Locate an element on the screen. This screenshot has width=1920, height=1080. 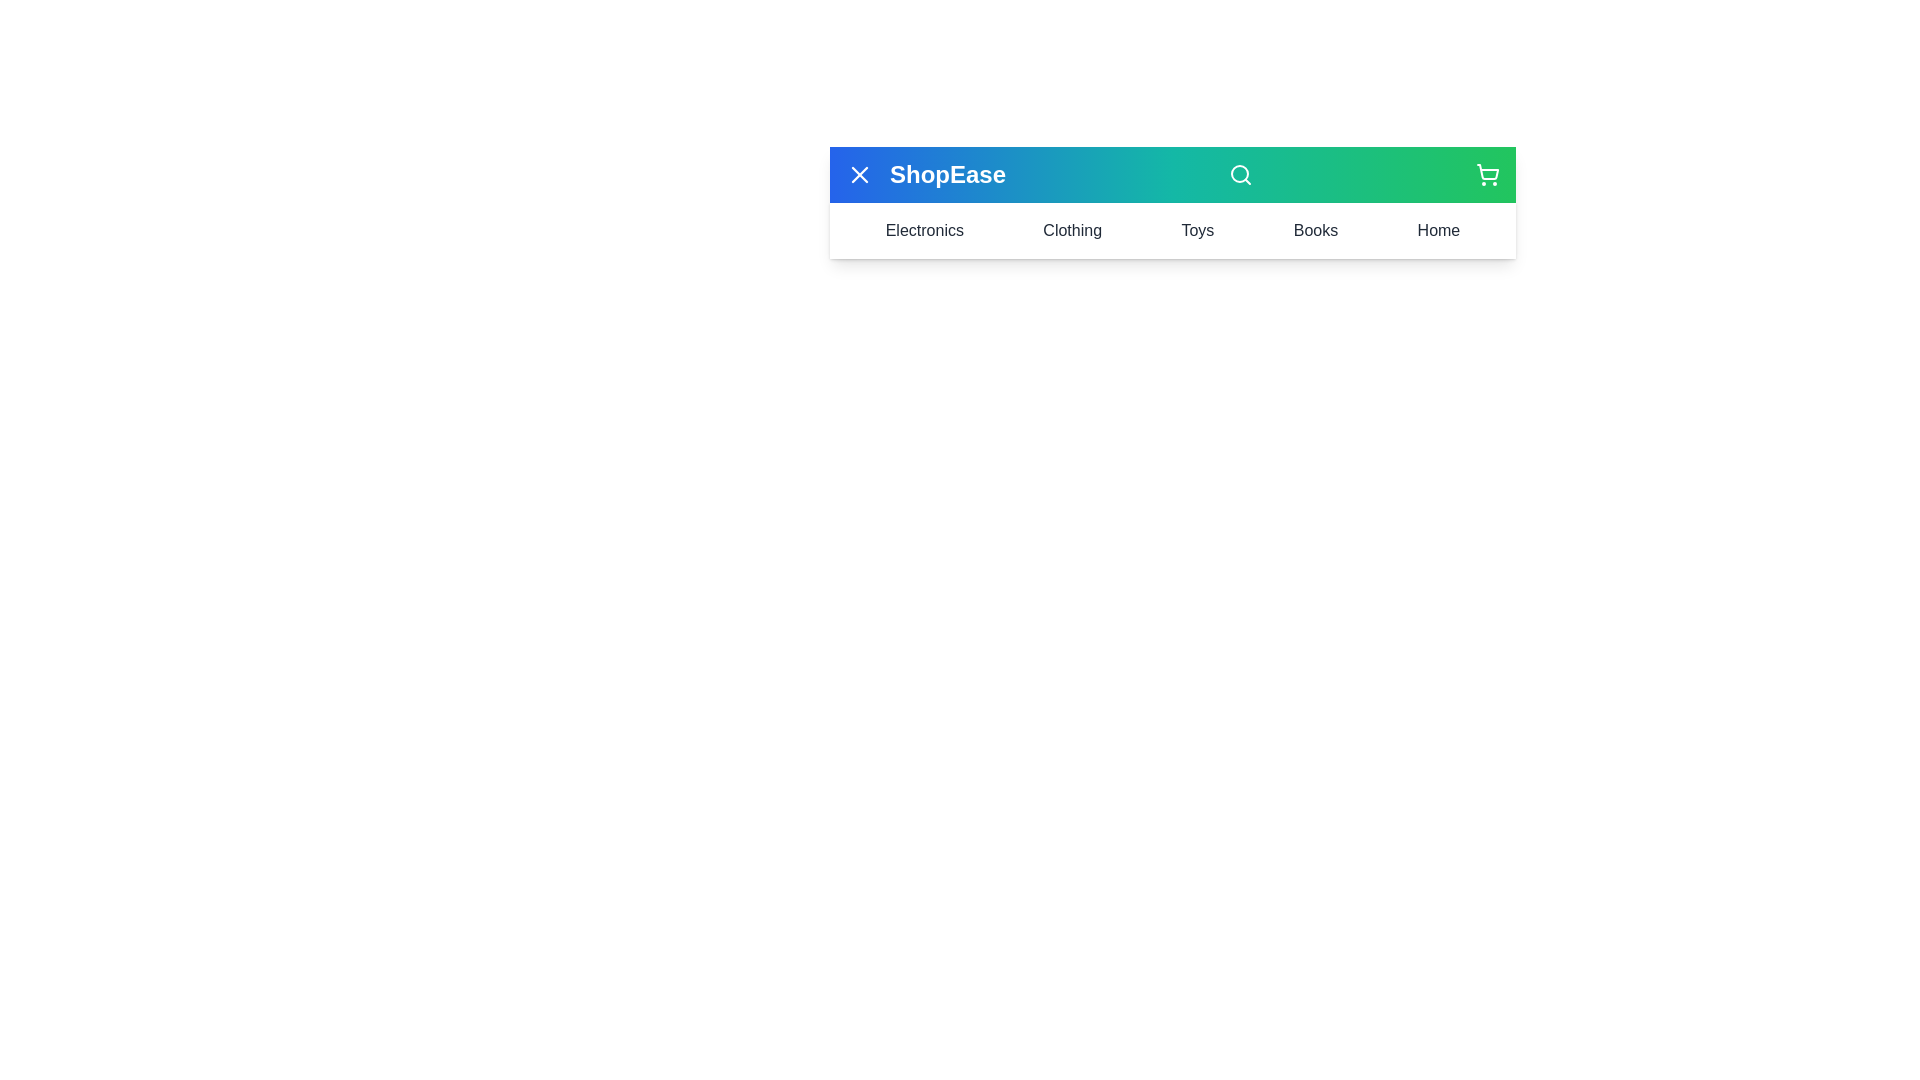
the Books menu item to view its content is located at coordinates (1315, 230).